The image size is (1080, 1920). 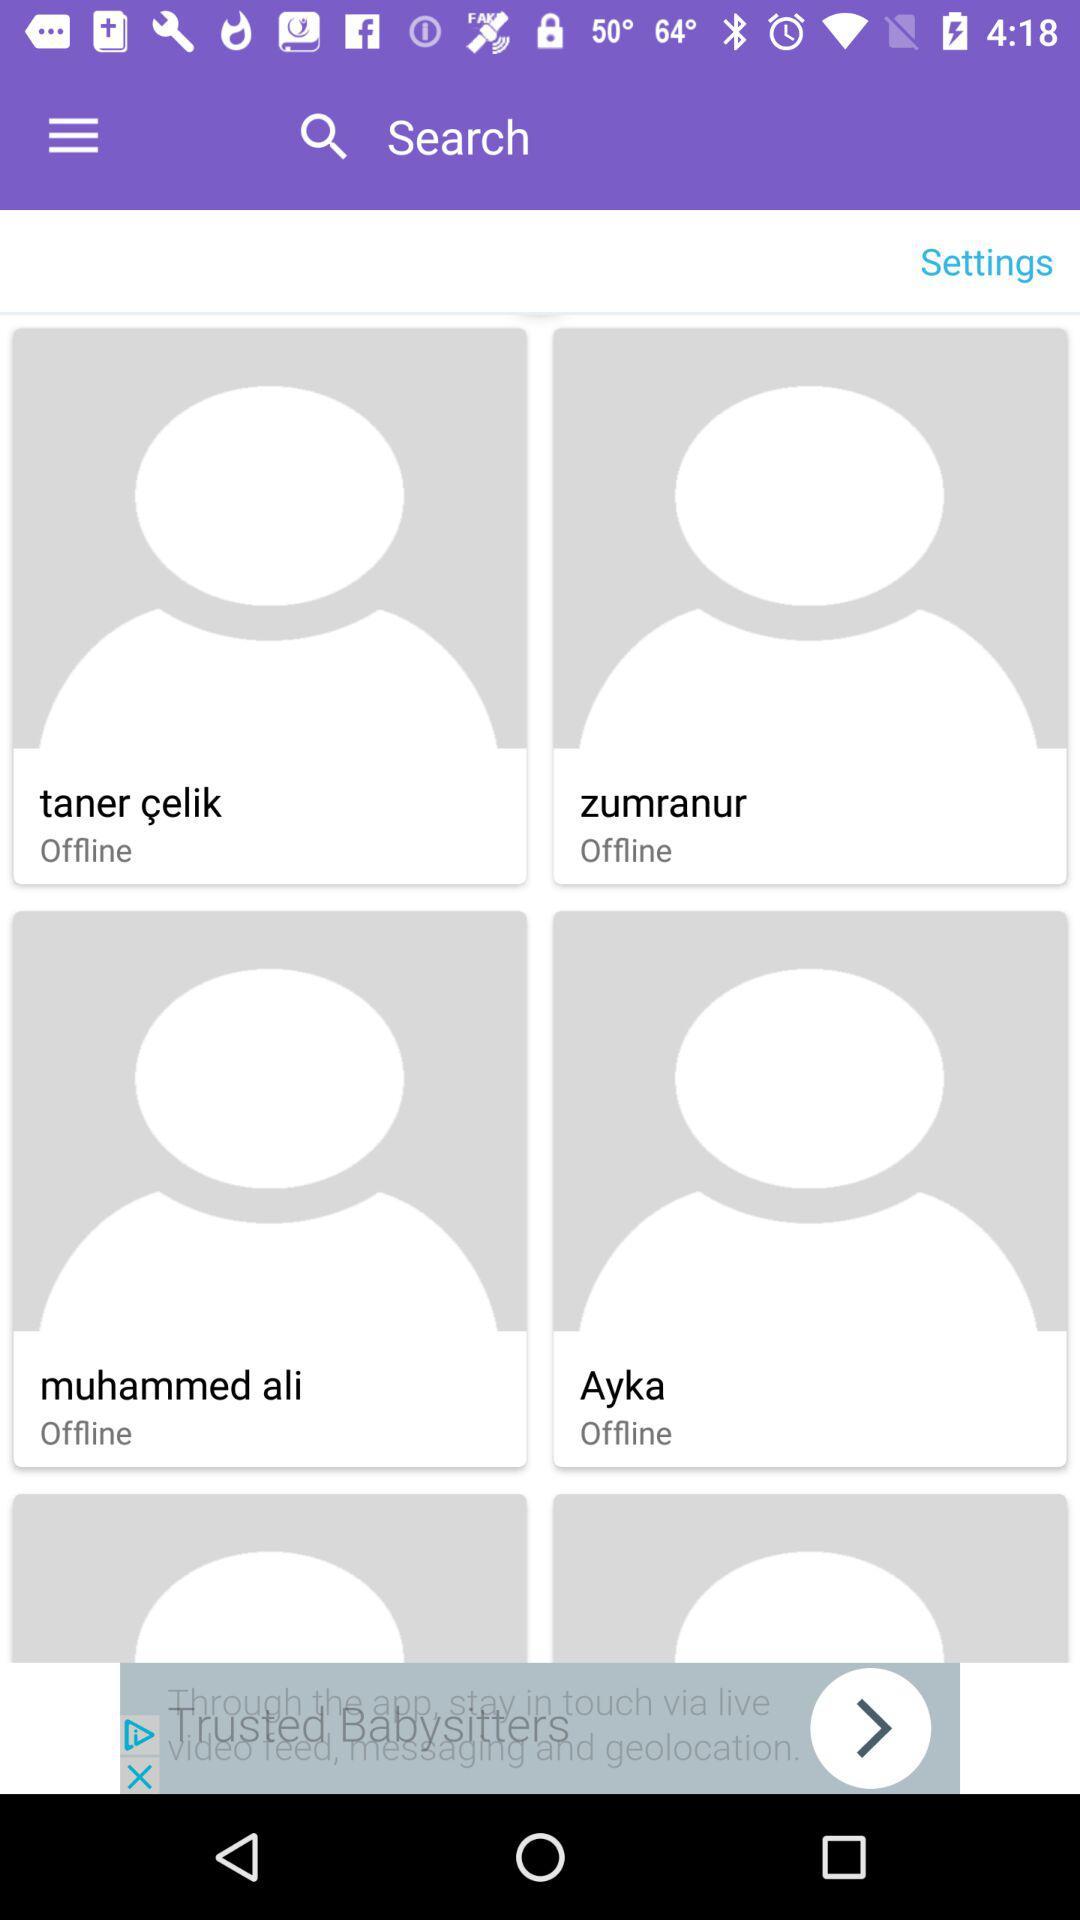 What do you see at coordinates (540, 1727) in the screenshot?
I see `see babysitters` at bounding box center [540, 1727].